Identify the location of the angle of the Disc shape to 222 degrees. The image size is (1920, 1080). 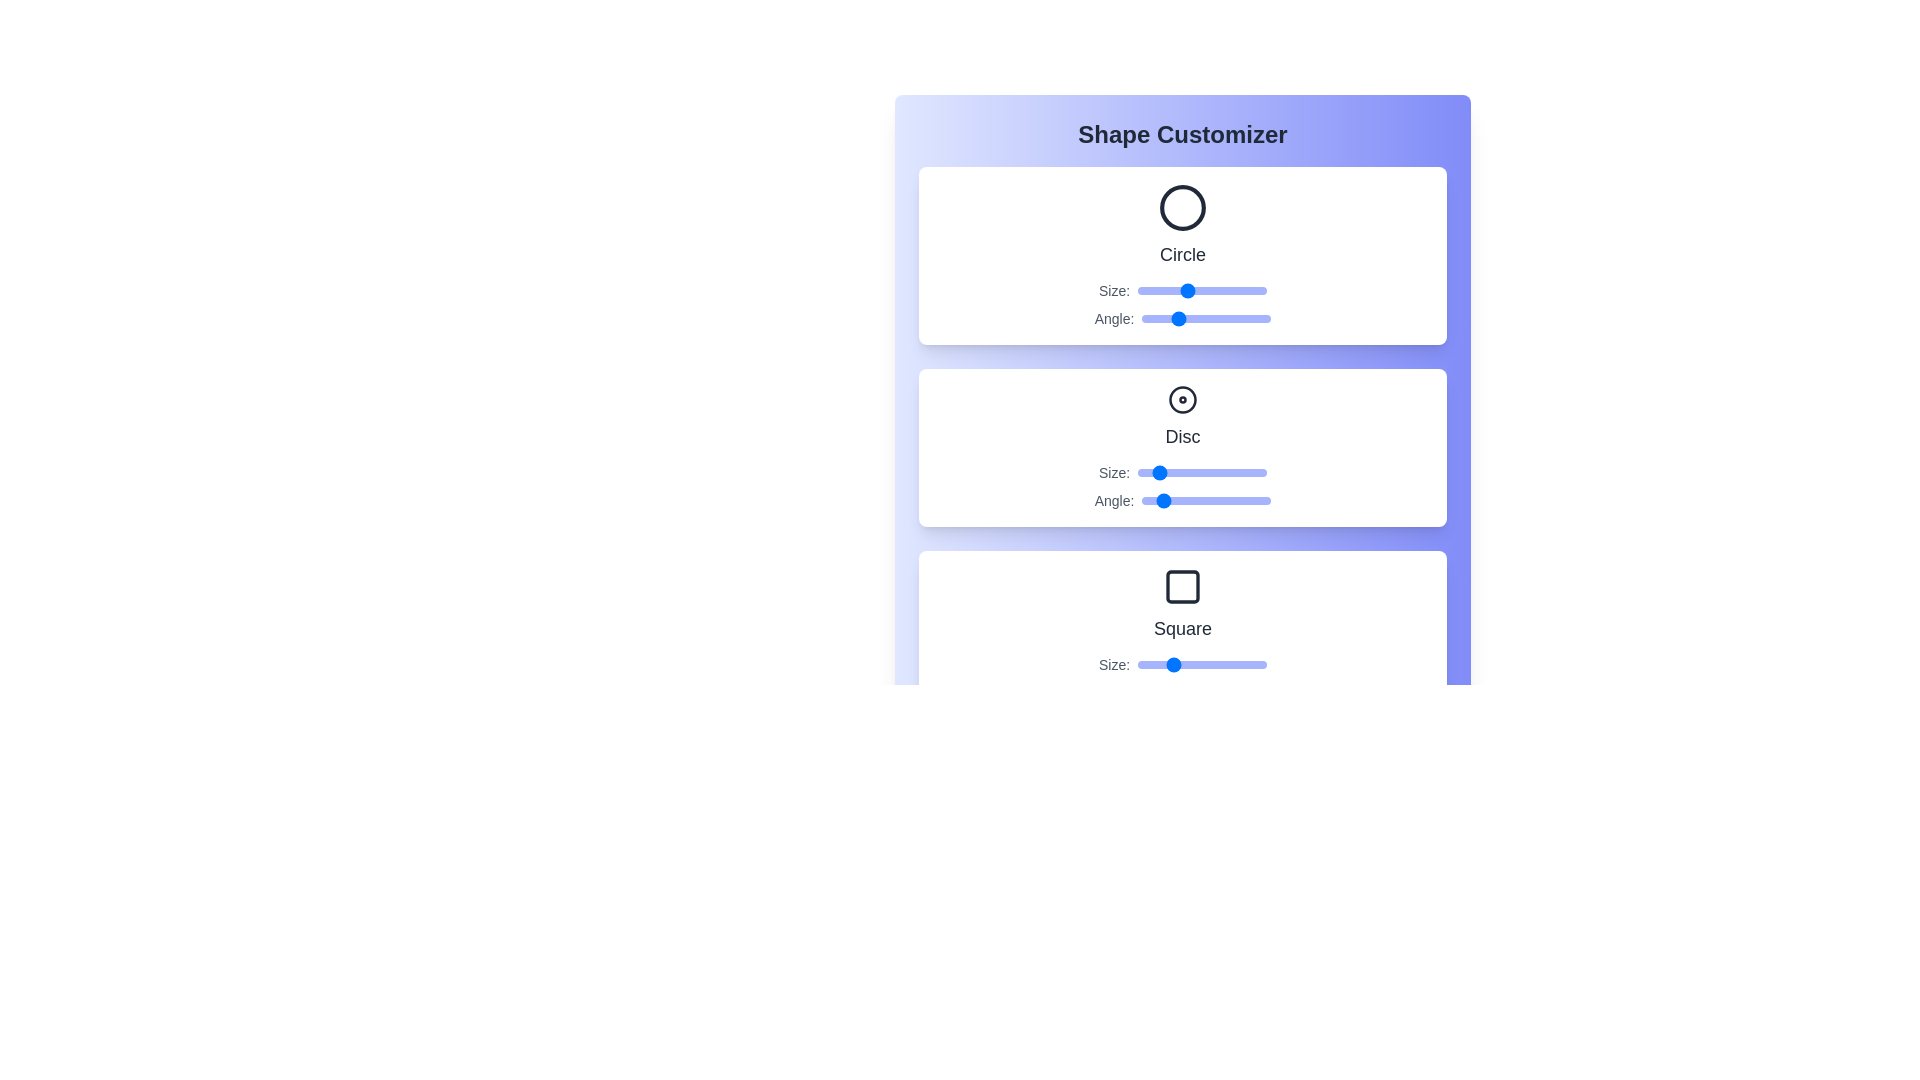
(1220, 500).